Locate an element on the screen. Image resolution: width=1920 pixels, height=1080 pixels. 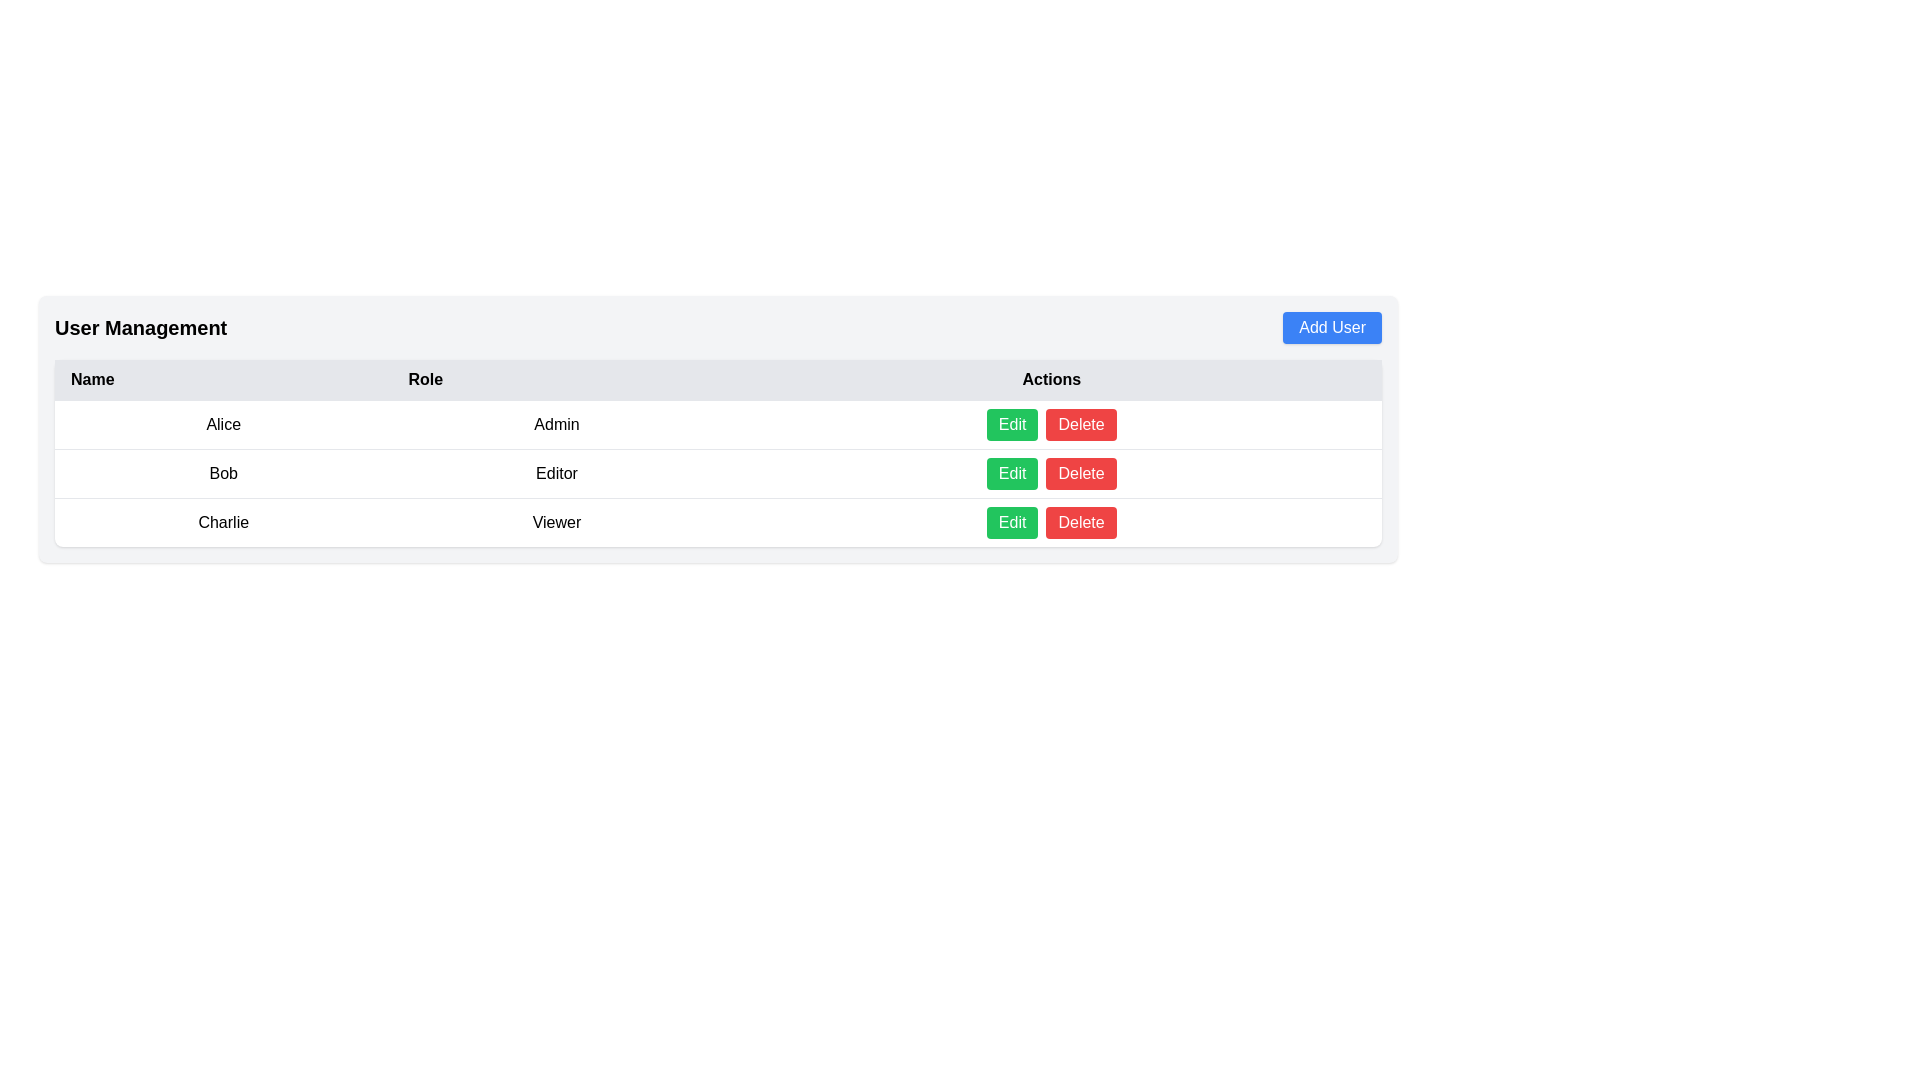
the static text label displaying the name 'Charlie' located in the third row of the table under the 'Name' column is located at coordinates (223, 521).